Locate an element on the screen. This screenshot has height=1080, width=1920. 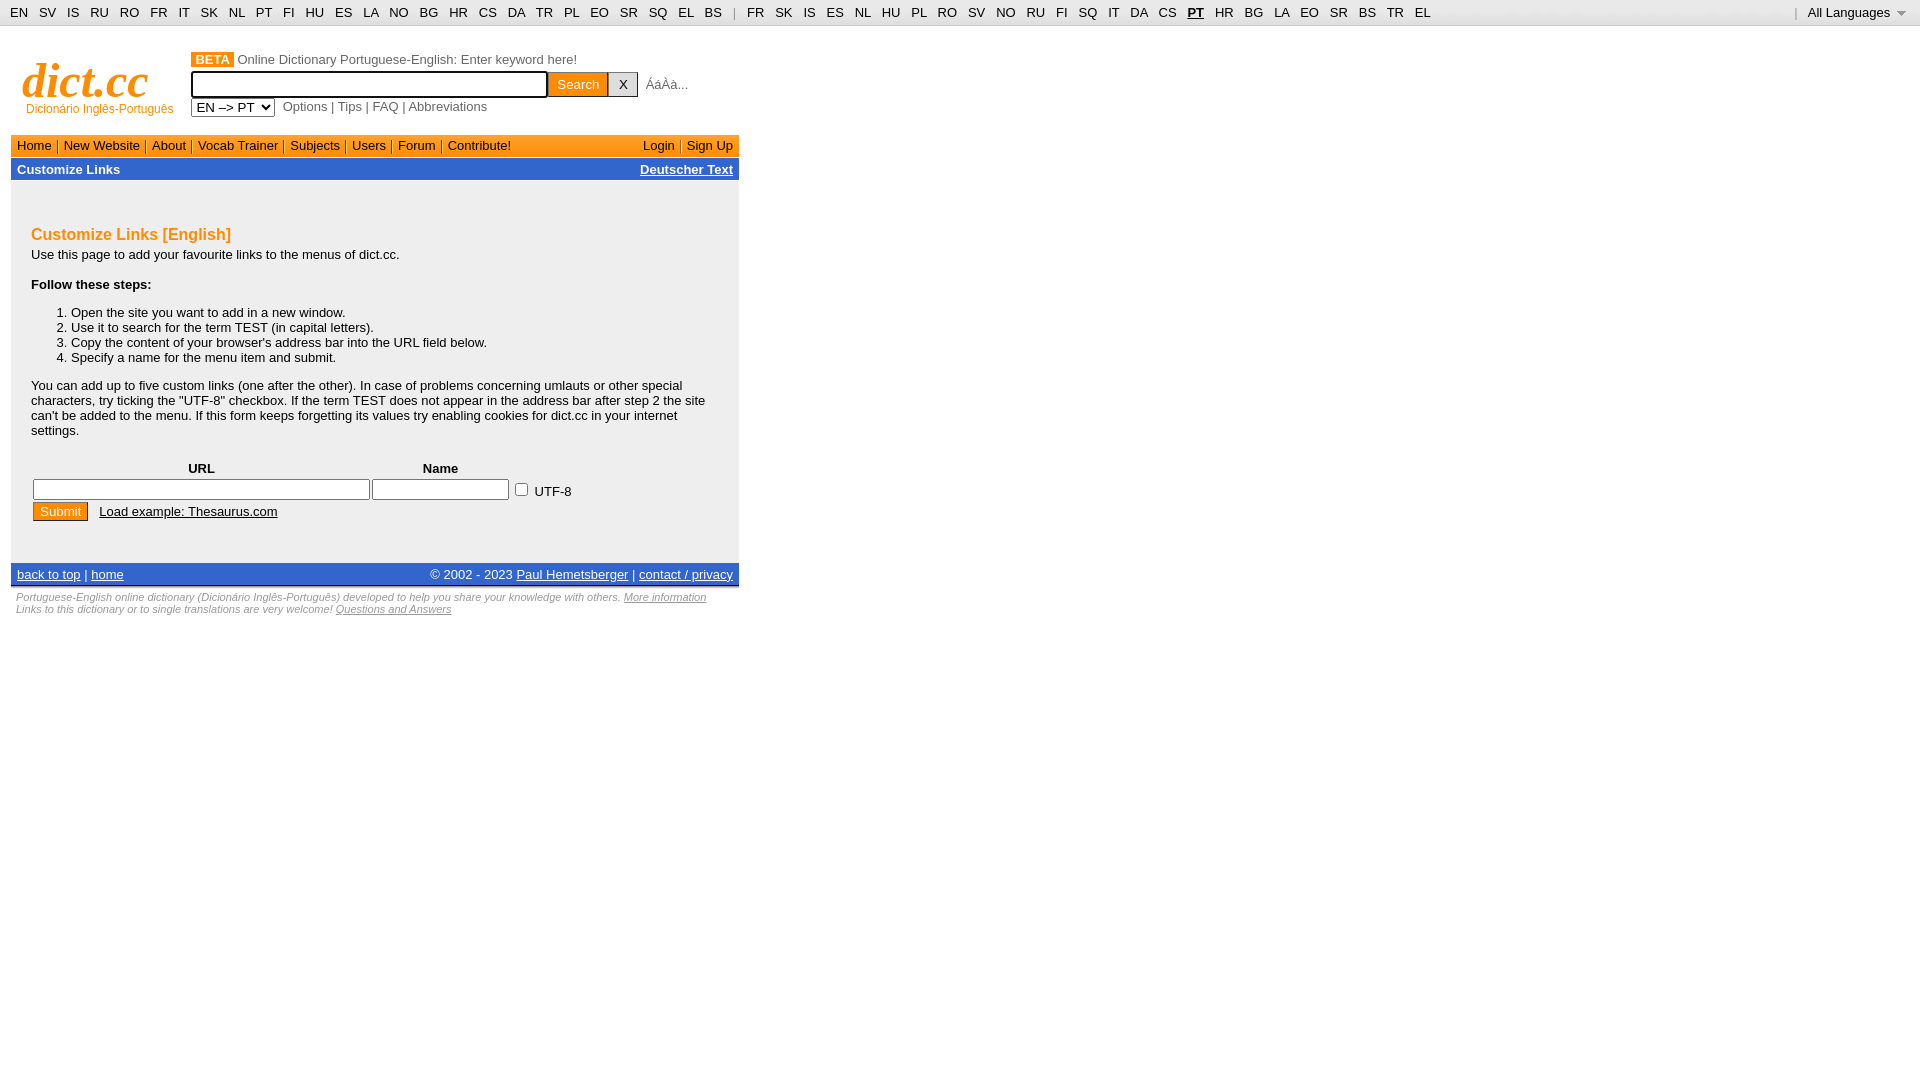
'CS' is located at coordinates (1166, 12).